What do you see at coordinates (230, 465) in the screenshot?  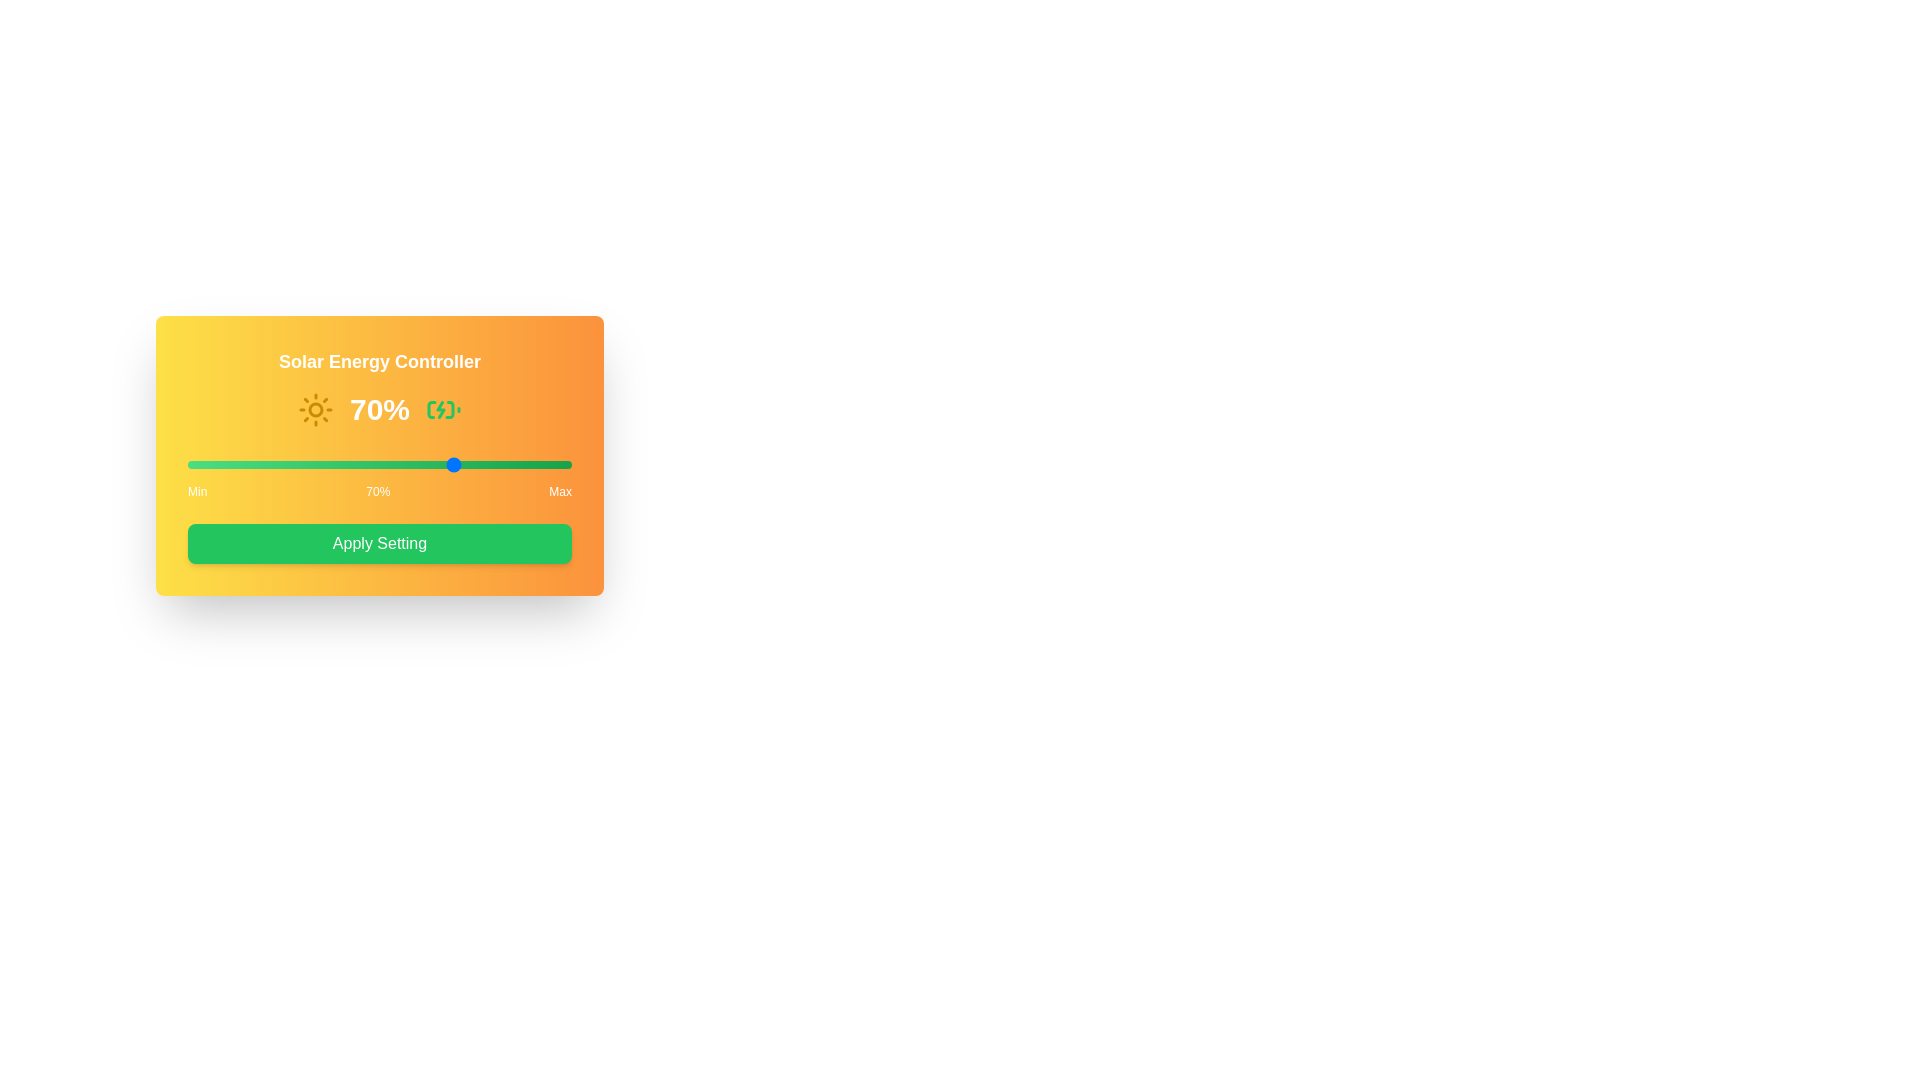 I see `the solar input slider to 11%` at bounding box center [230, 465].